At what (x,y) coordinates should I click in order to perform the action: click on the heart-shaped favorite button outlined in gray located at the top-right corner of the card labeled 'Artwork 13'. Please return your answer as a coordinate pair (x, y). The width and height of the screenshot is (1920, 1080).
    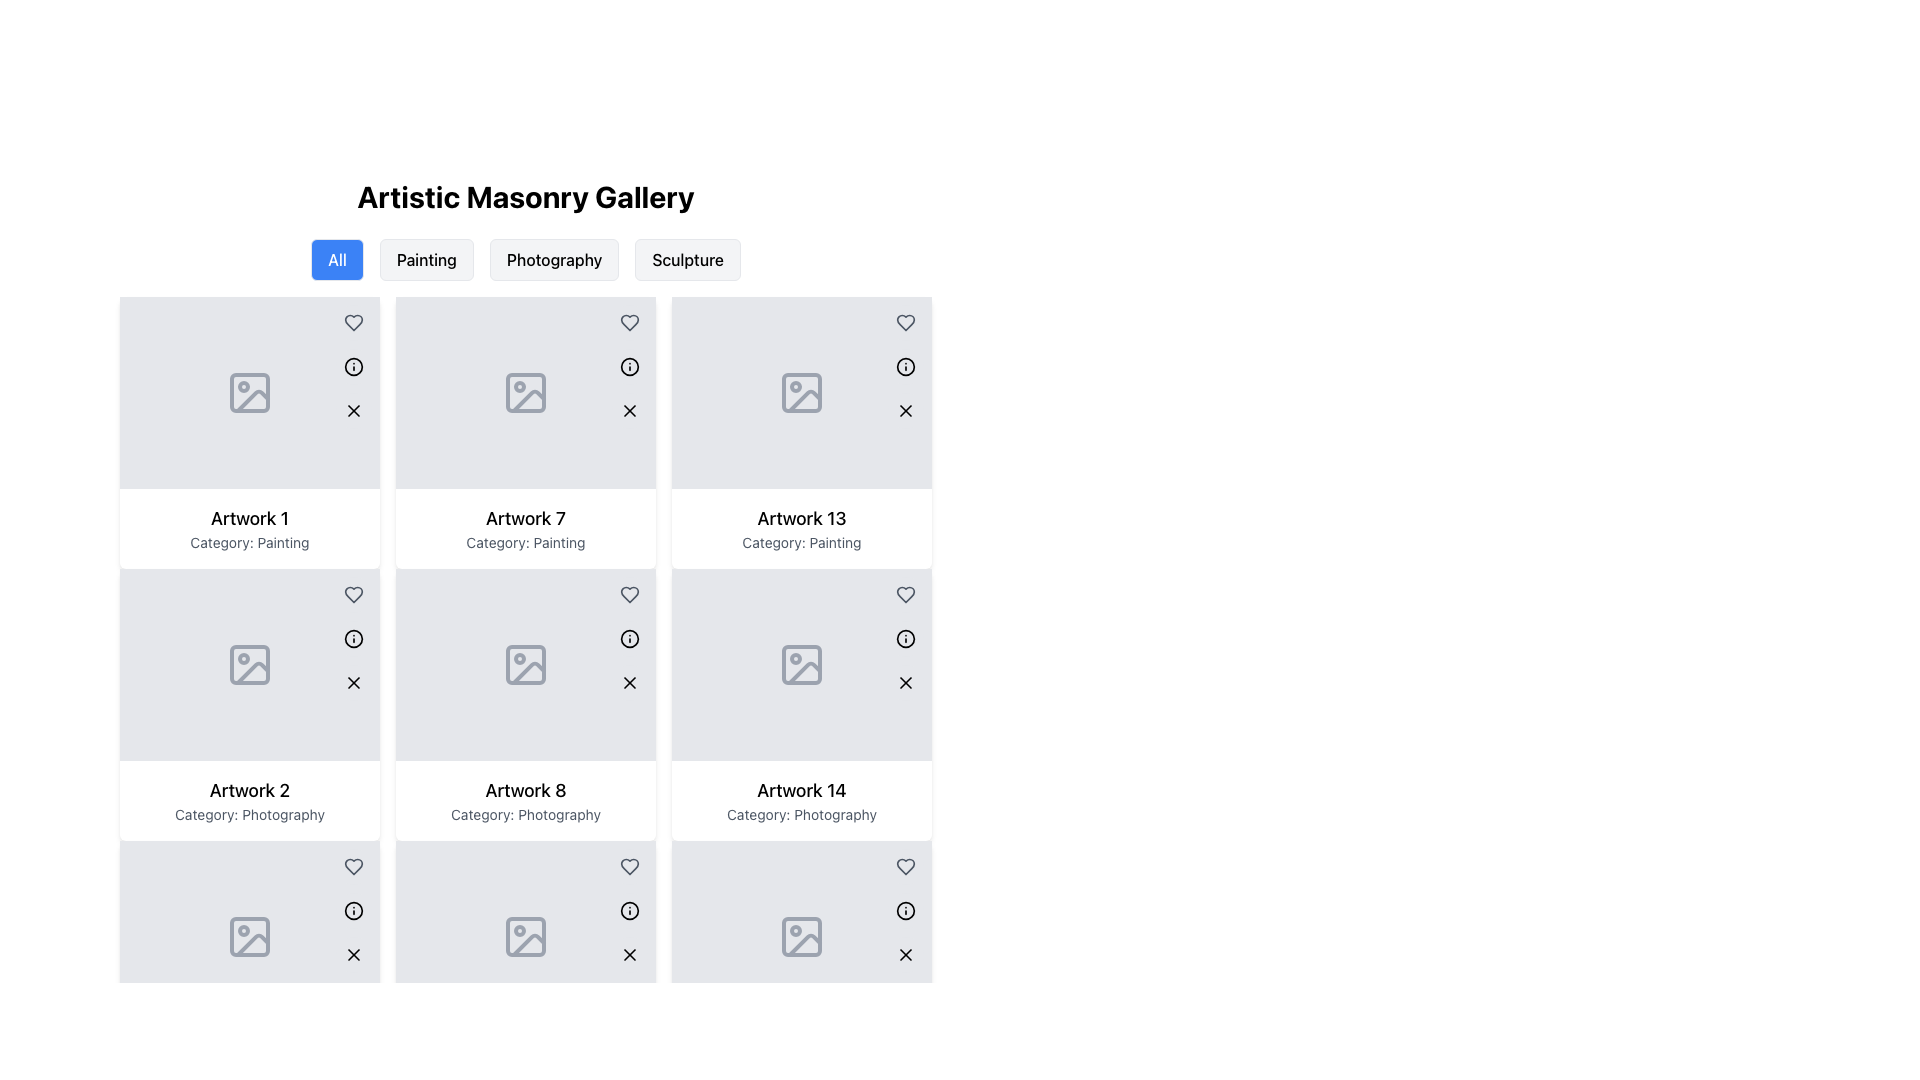
    Looking at the image, I should click on (905, 593).